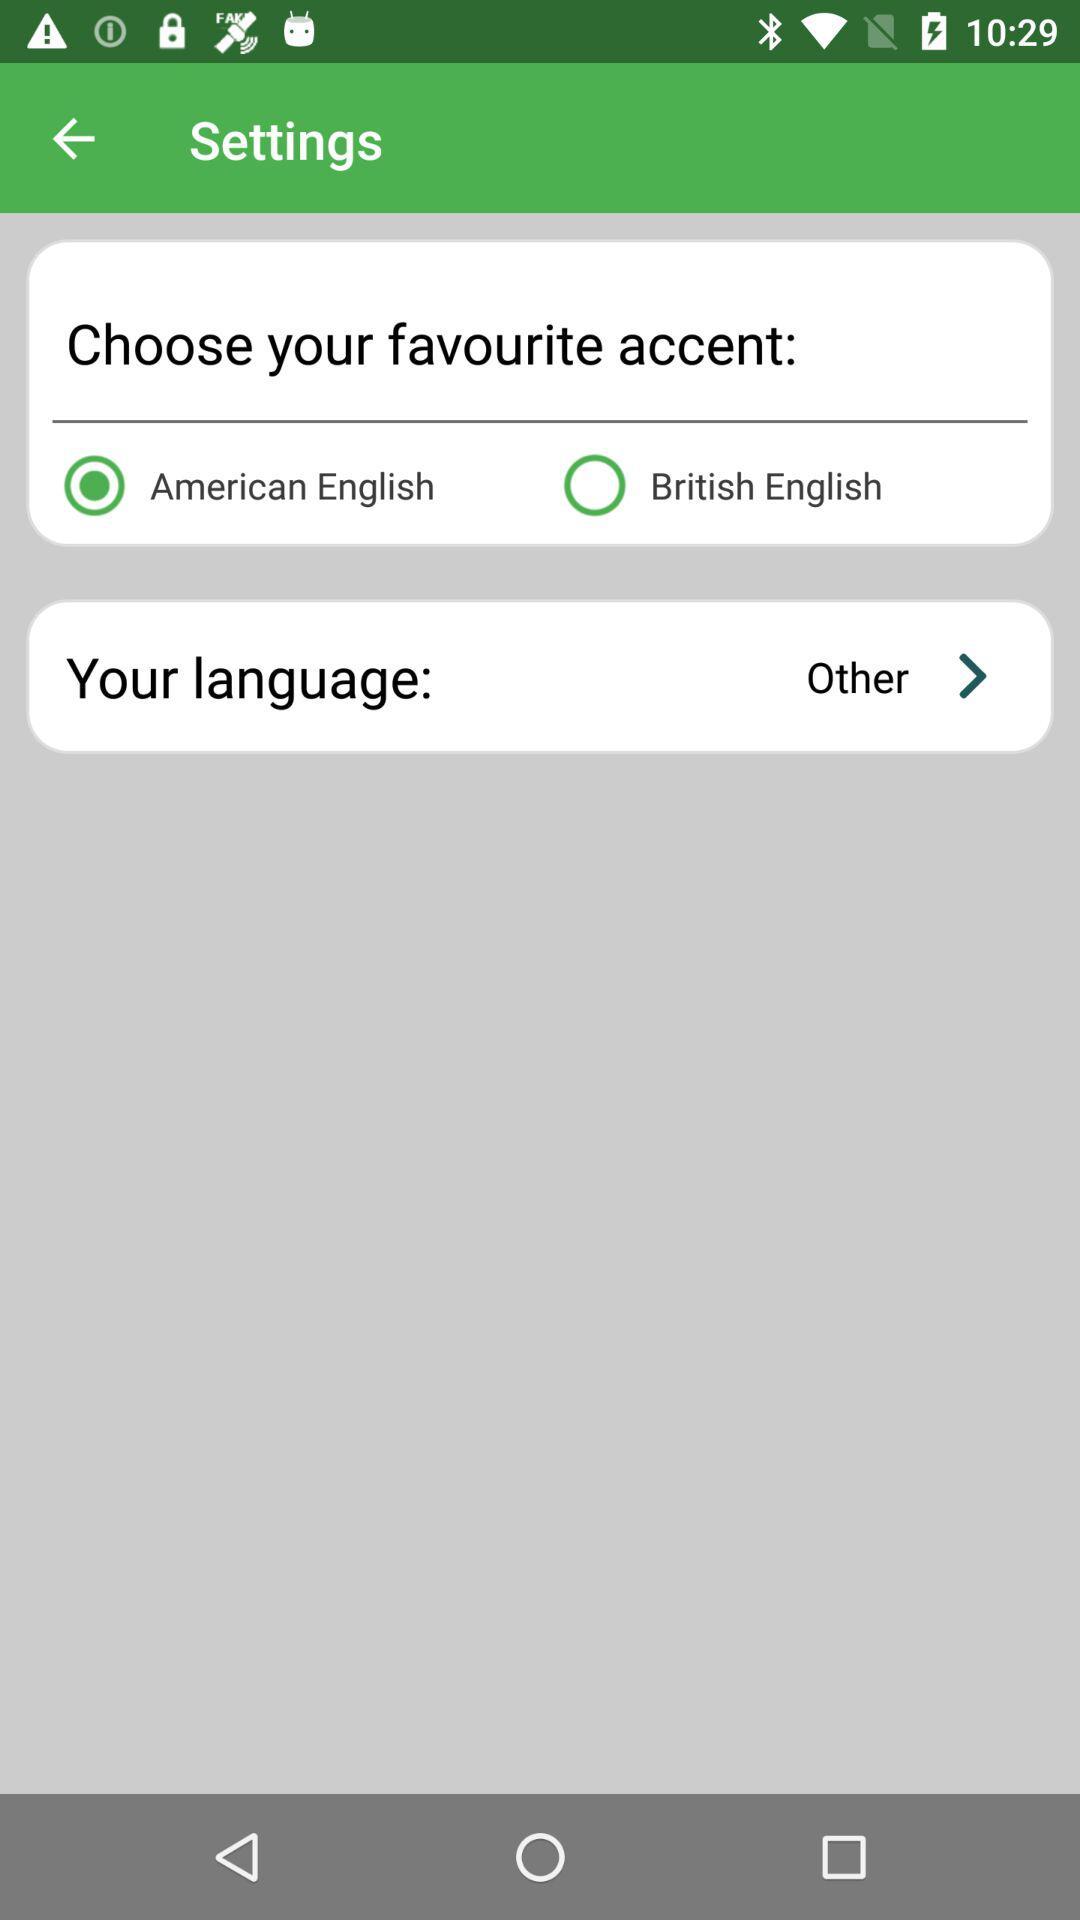  I want to click on the american english icon, so click(289, 481).